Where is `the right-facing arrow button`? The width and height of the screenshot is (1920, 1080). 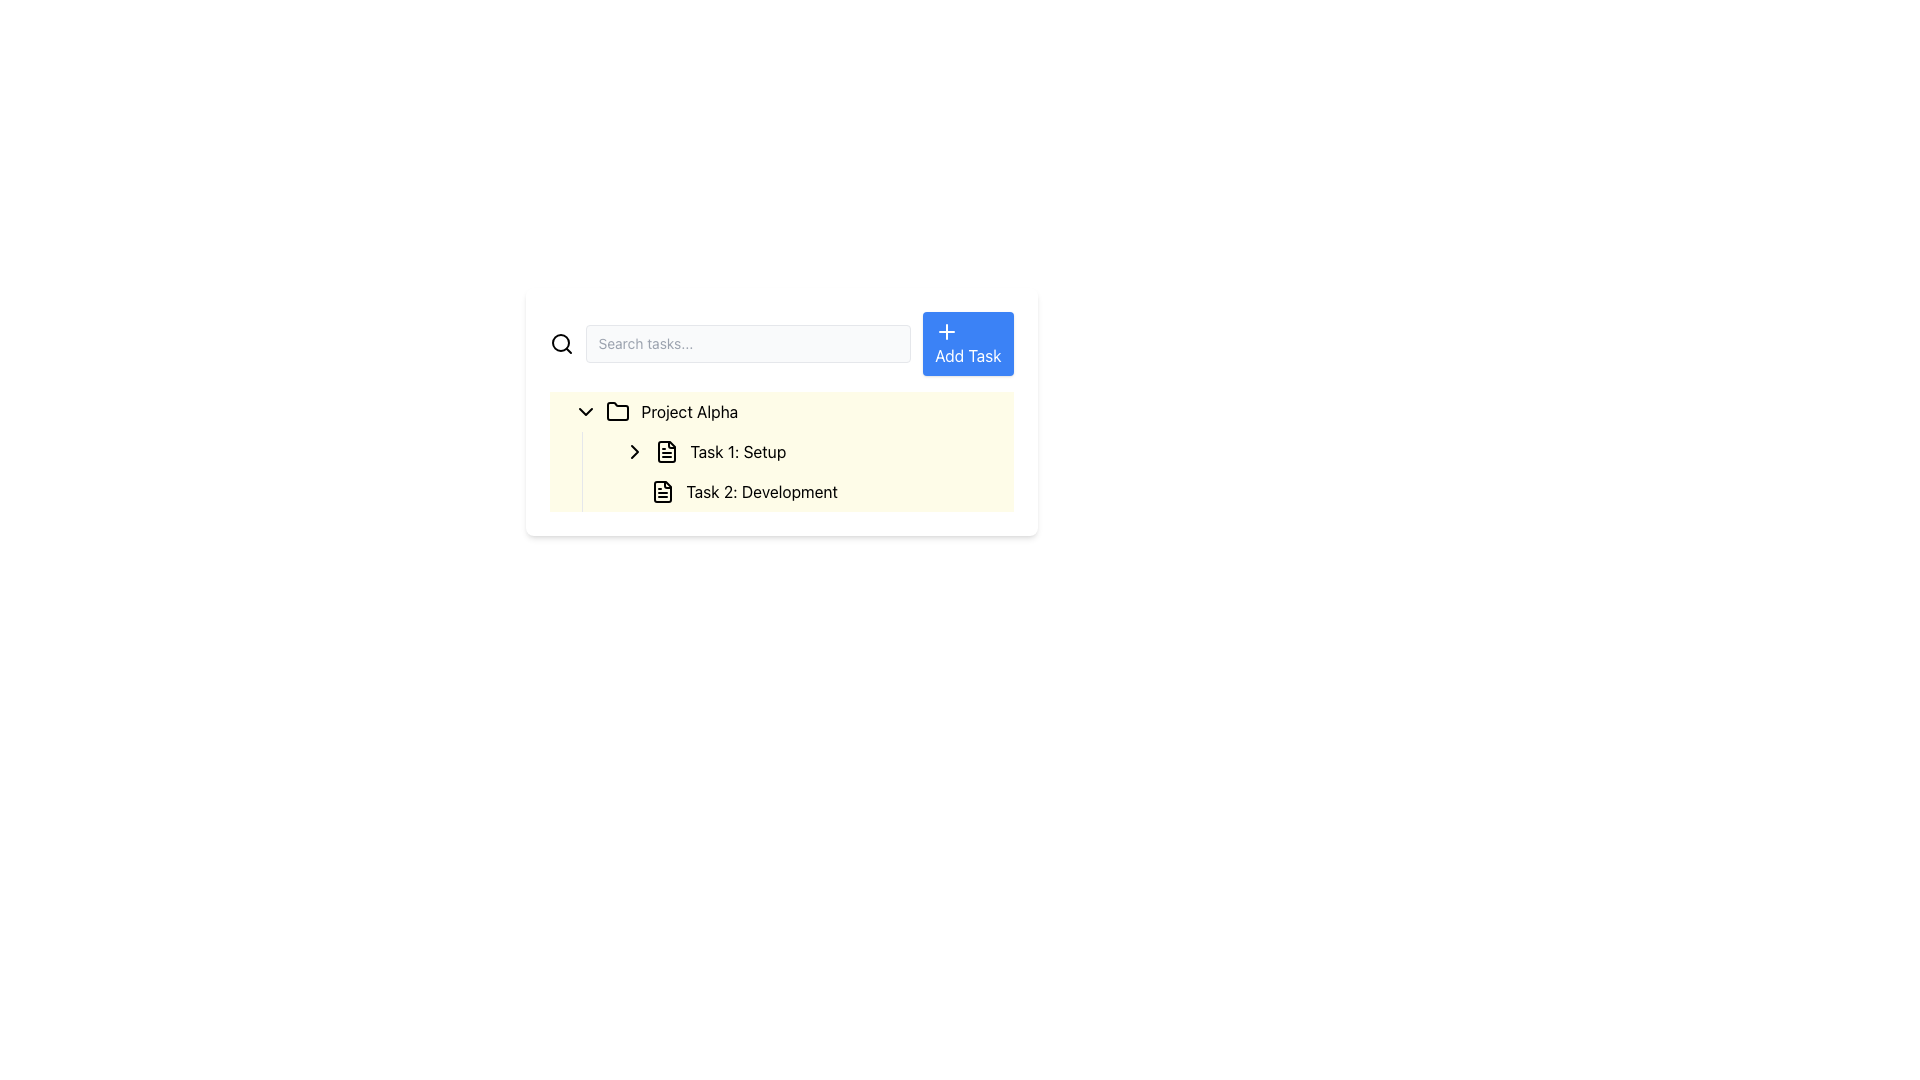 the right-facing arrow button is located at coordinates (633, 451).